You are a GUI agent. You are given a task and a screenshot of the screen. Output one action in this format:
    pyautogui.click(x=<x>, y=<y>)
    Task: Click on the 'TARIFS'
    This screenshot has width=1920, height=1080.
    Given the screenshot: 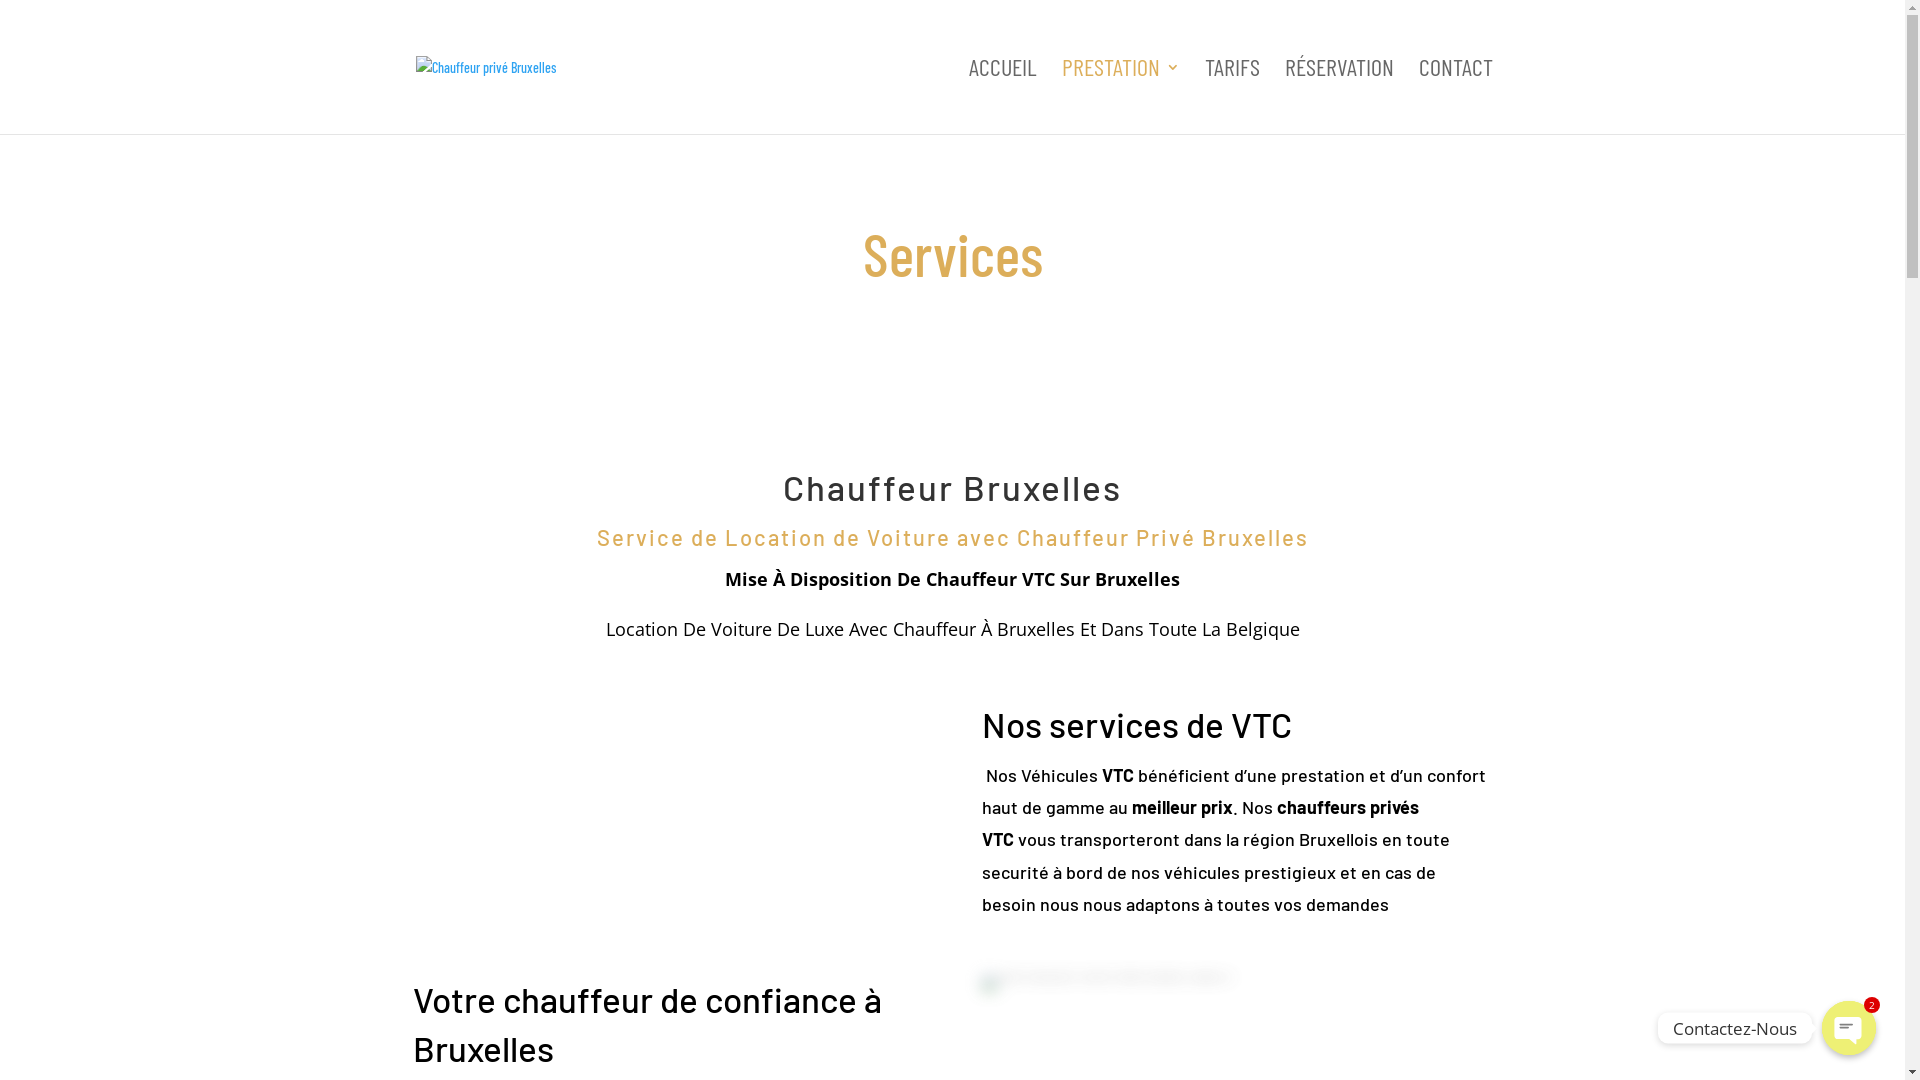 What is the action you would take?
    pyautogui.click(x=1230, y=96)
    